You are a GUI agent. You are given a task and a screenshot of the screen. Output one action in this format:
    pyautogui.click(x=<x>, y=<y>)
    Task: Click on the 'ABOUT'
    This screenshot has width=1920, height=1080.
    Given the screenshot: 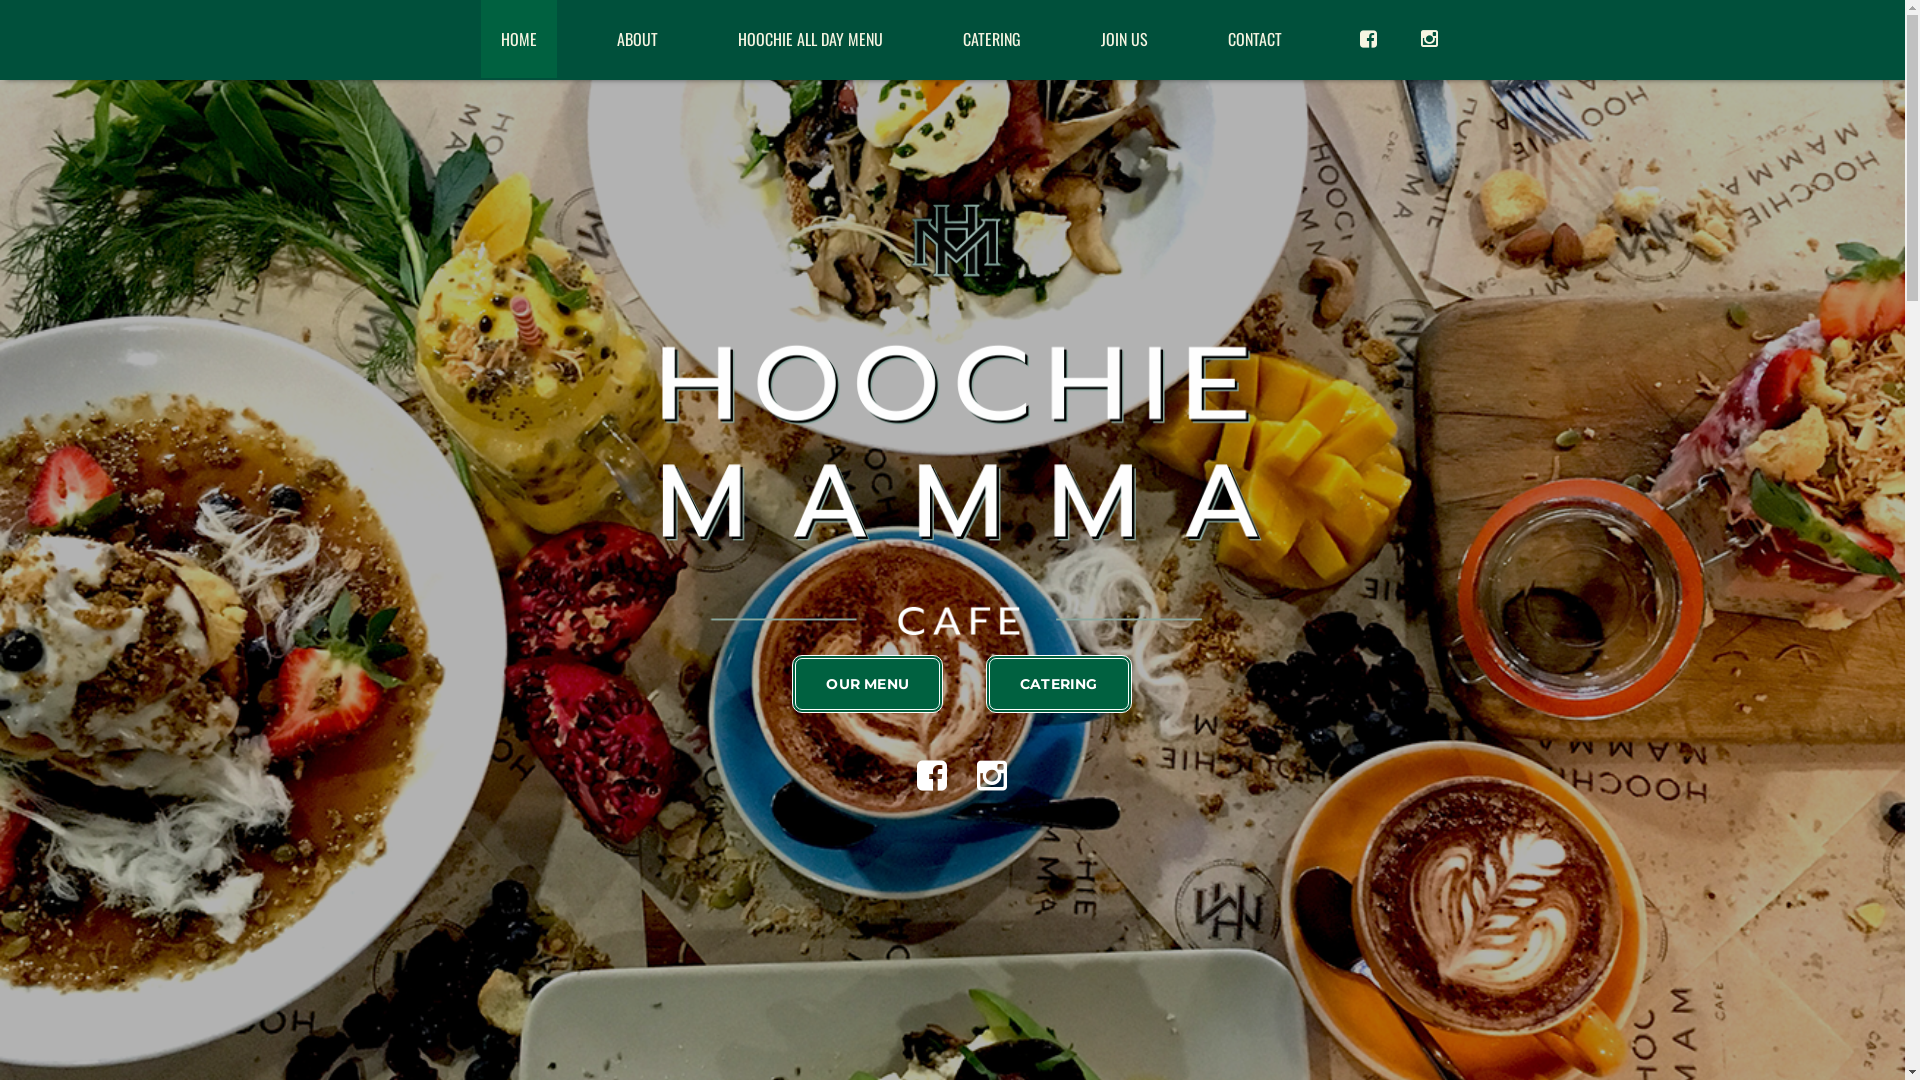 What is the action you would take?
    pyautogui.click(x=635, y=38)
    